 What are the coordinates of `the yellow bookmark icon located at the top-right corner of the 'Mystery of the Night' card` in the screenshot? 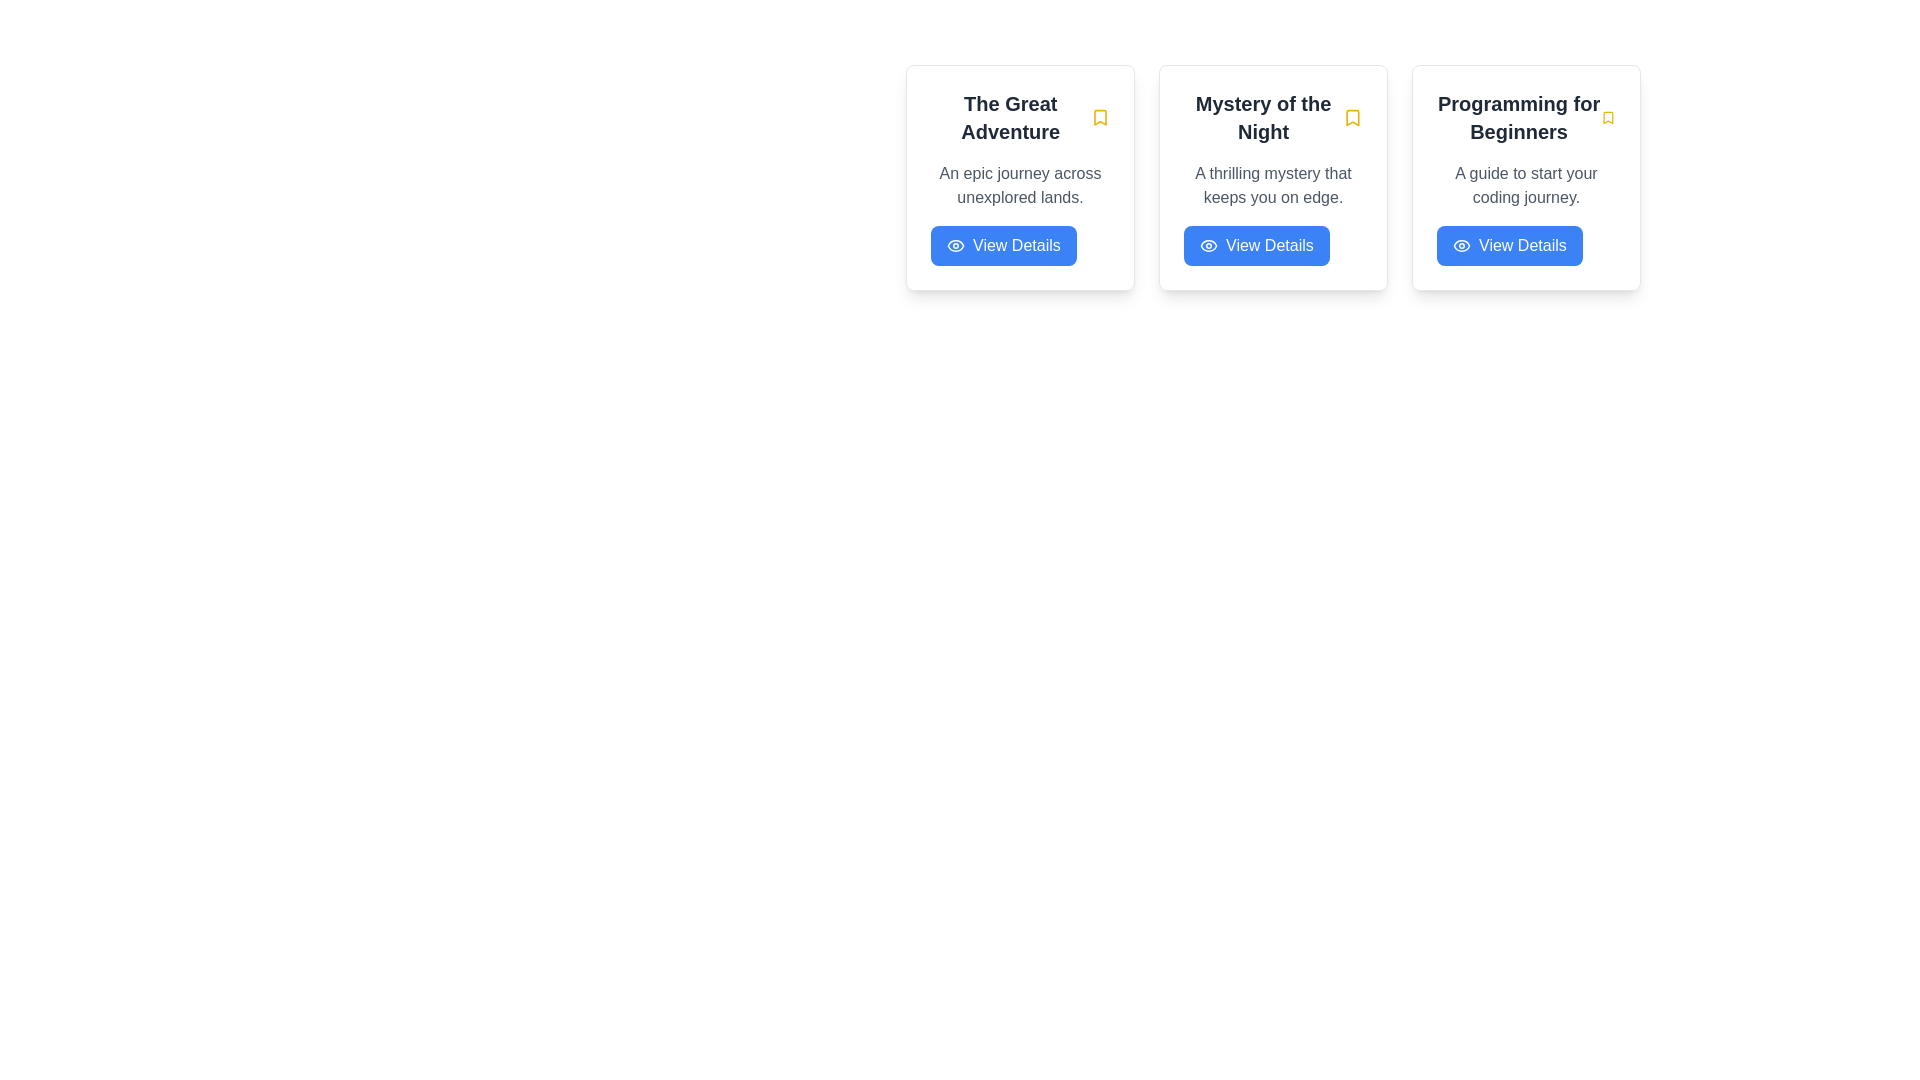 It's located at (1353, 118).